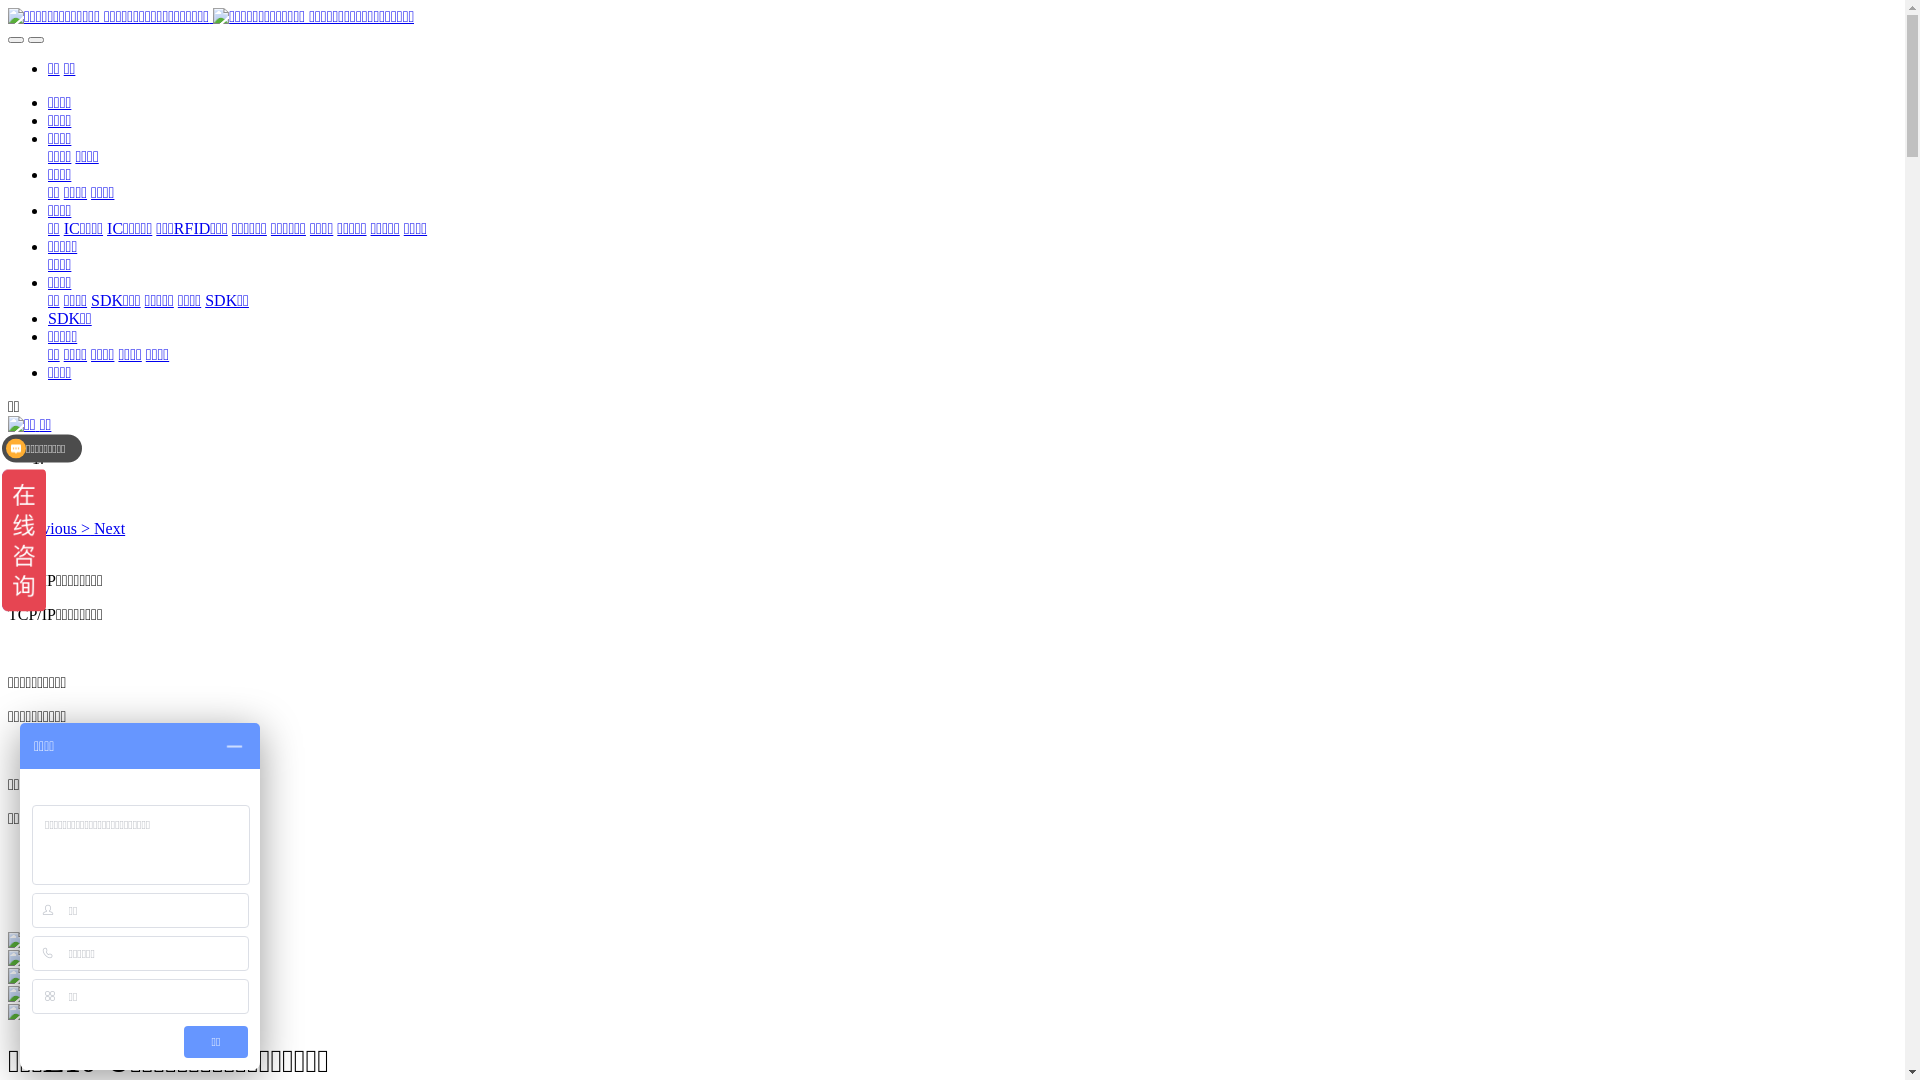 The height and width of the screenshot is (1080, 1920). Describe the element at coordinates (101, 527) in the screenshot. I see `'> Next'` at that location.